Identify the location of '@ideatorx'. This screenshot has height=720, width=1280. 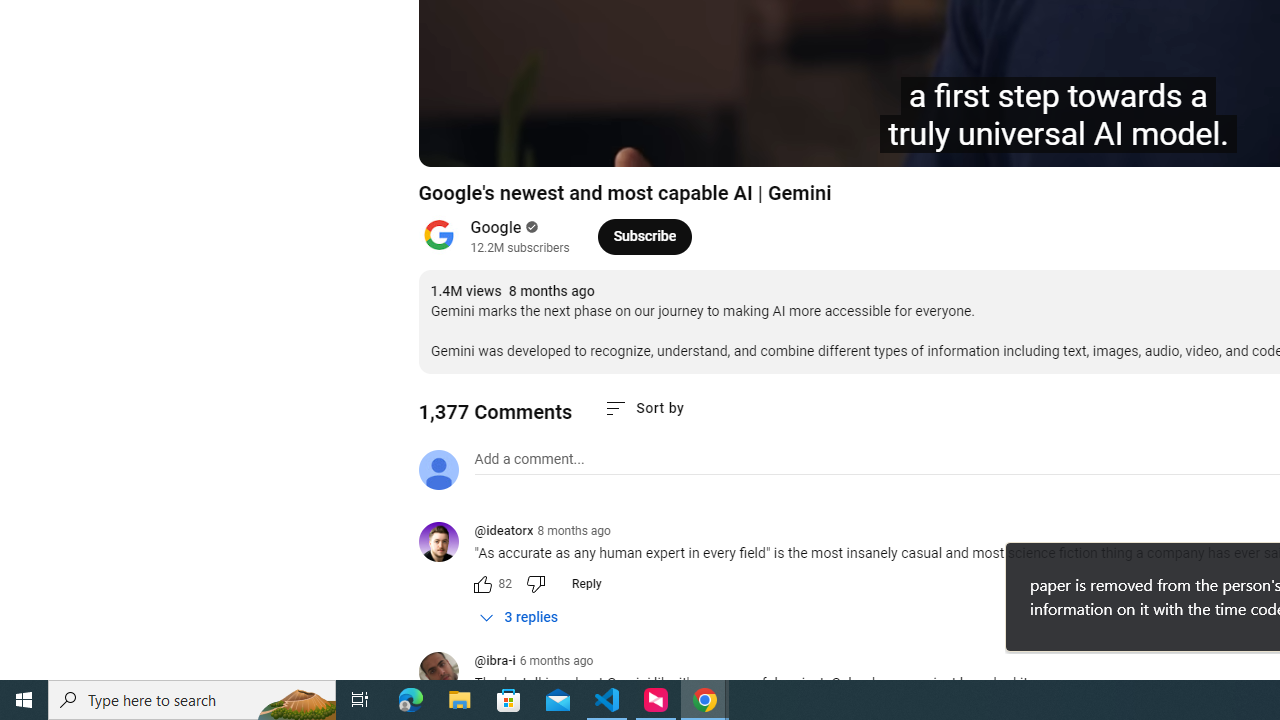
(445, 543).